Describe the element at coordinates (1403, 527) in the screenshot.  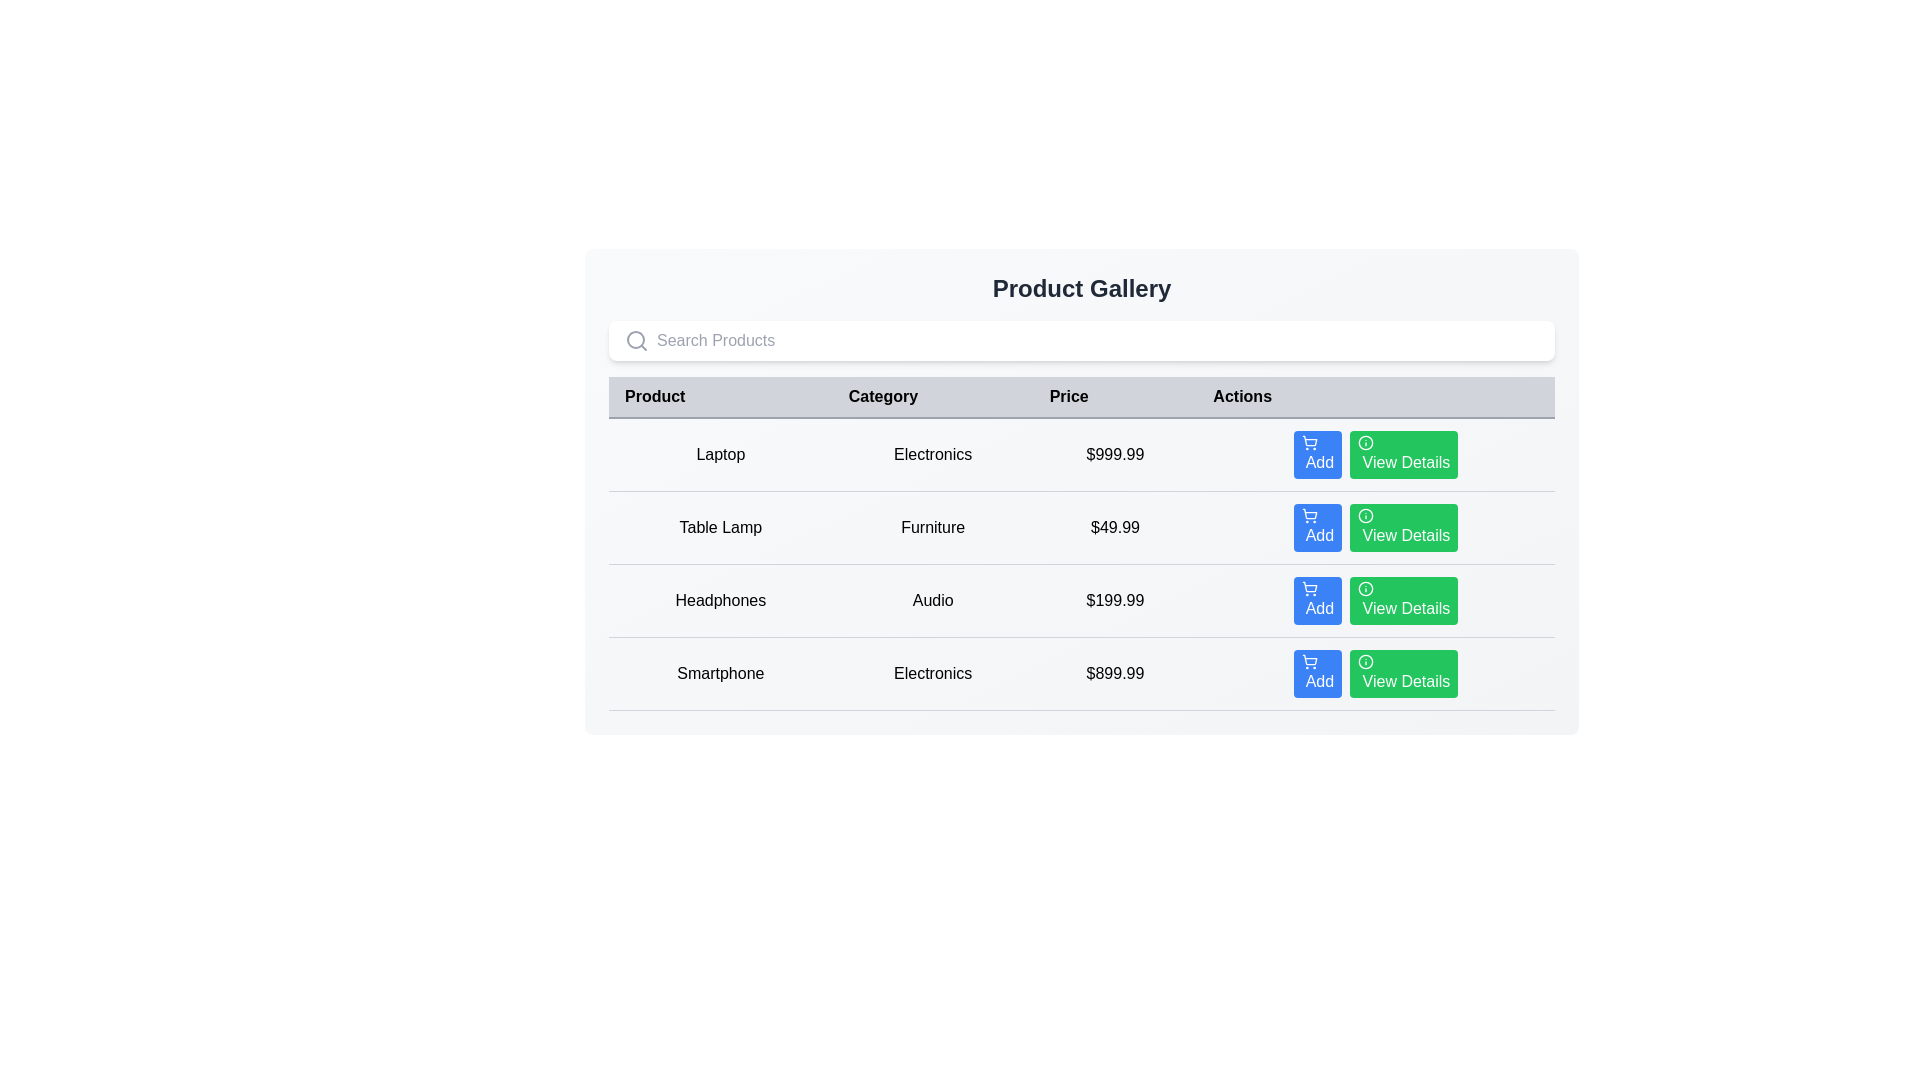
I see `the button located in the 'Actions' column of the second row of the table` at that location.